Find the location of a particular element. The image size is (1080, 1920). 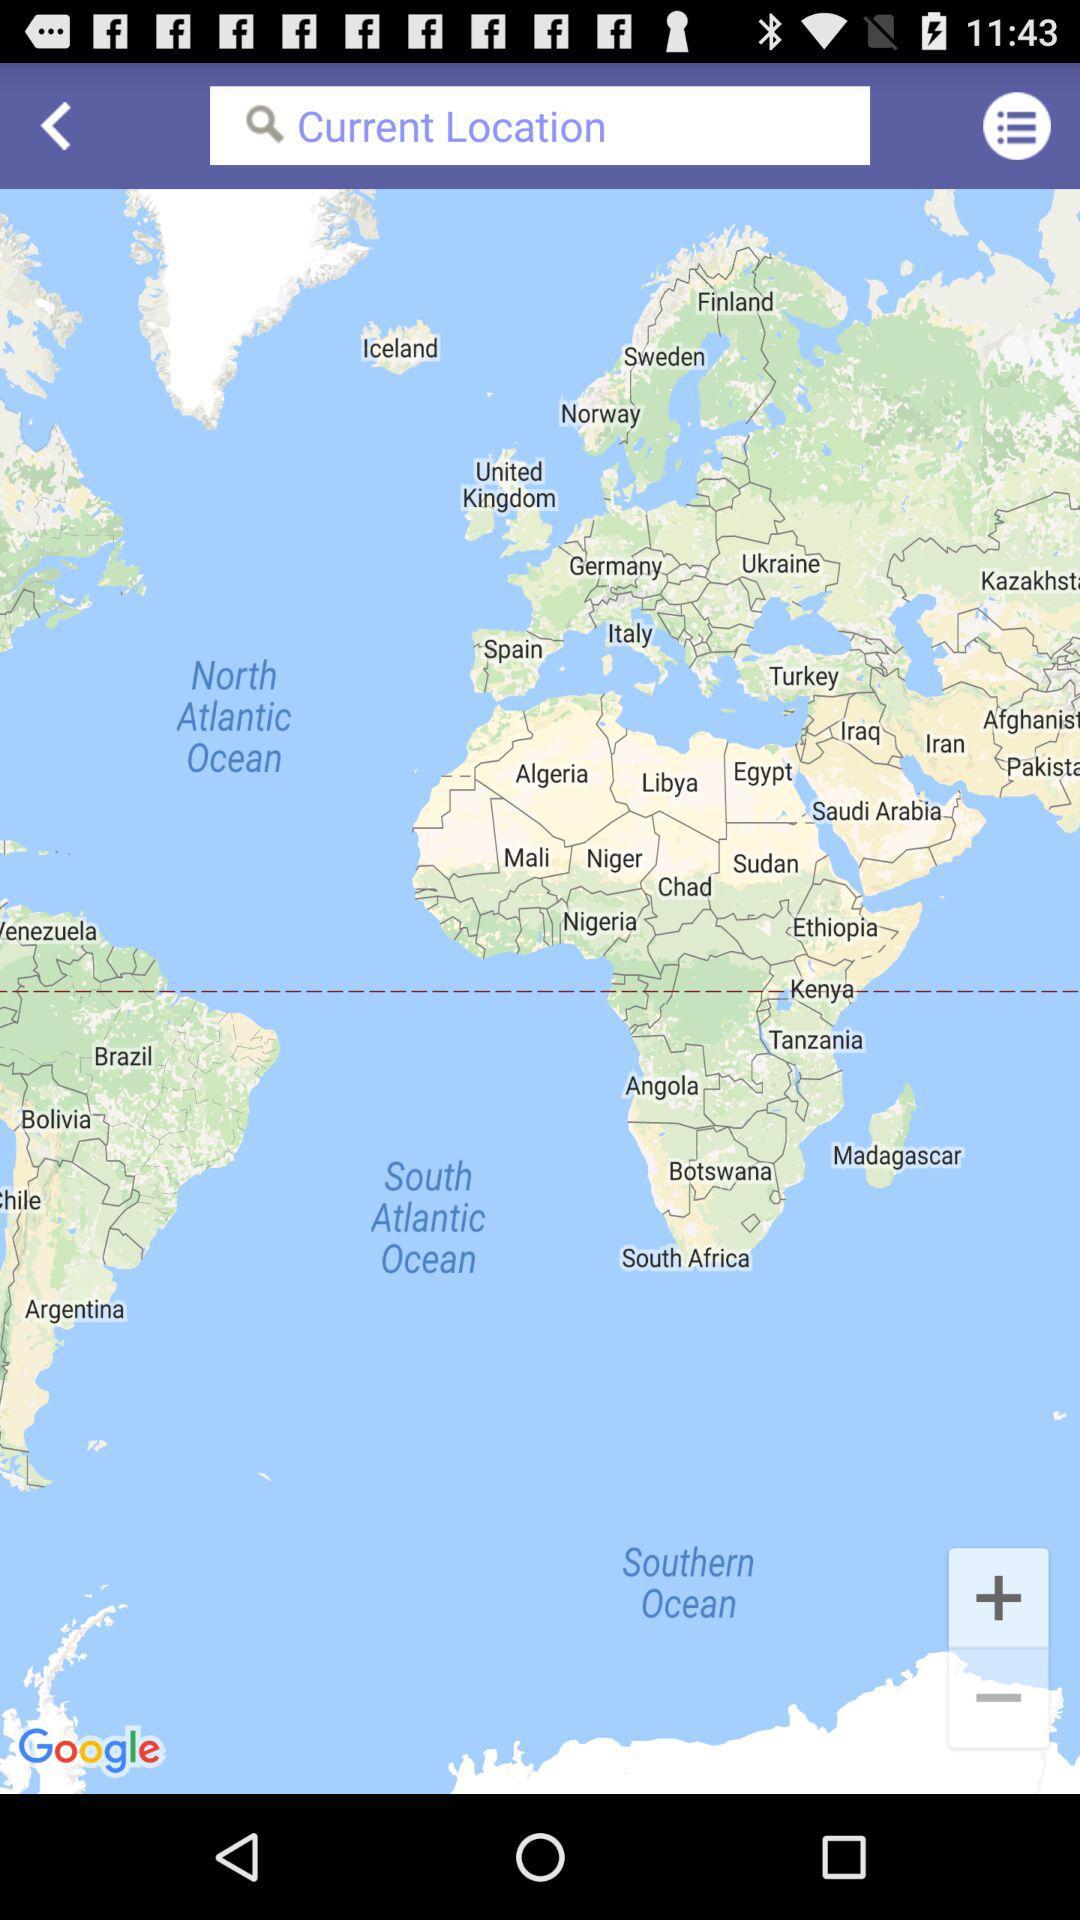

the arrow_backward icon is located at coordinates (61, 133).